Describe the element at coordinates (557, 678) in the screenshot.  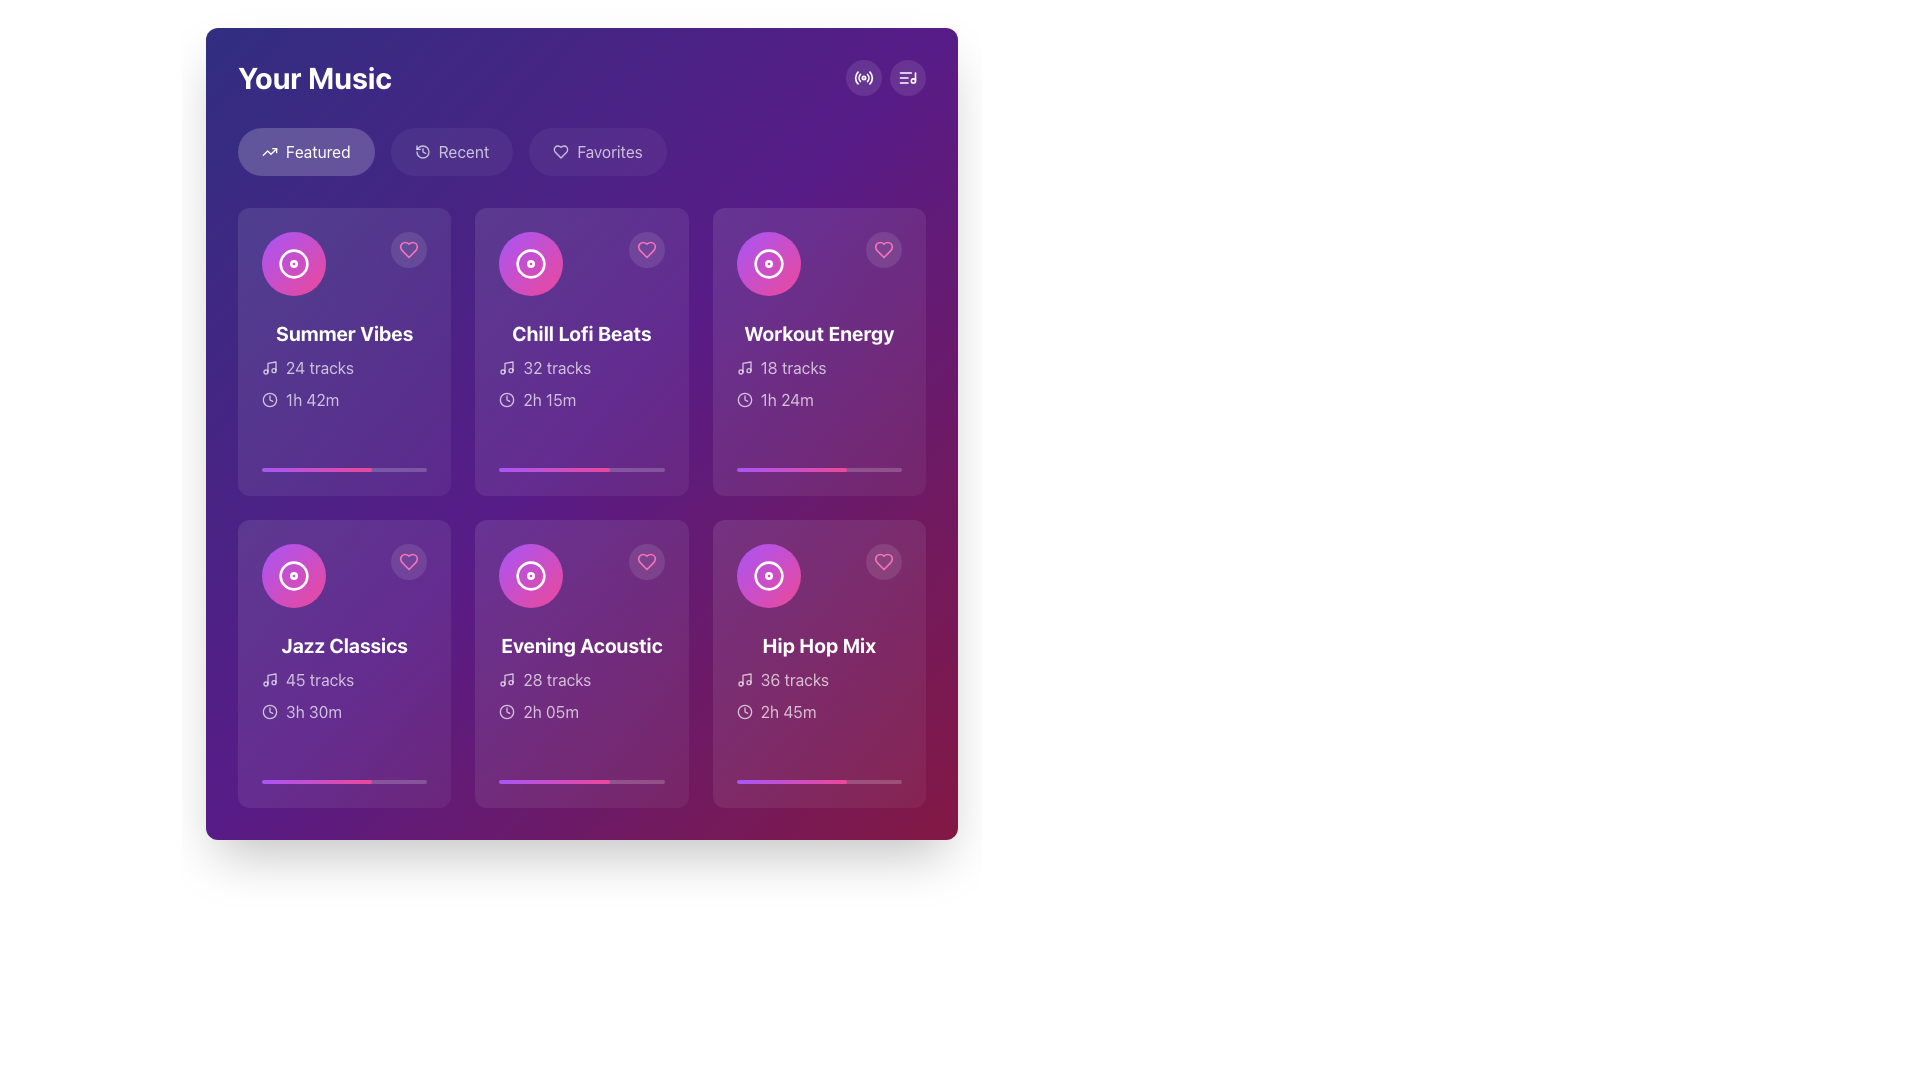
I see `the label that displays the number of tracks available in the 'Evening Acoustic' card, which is located in the second row, second column of the grid layout` at that location.